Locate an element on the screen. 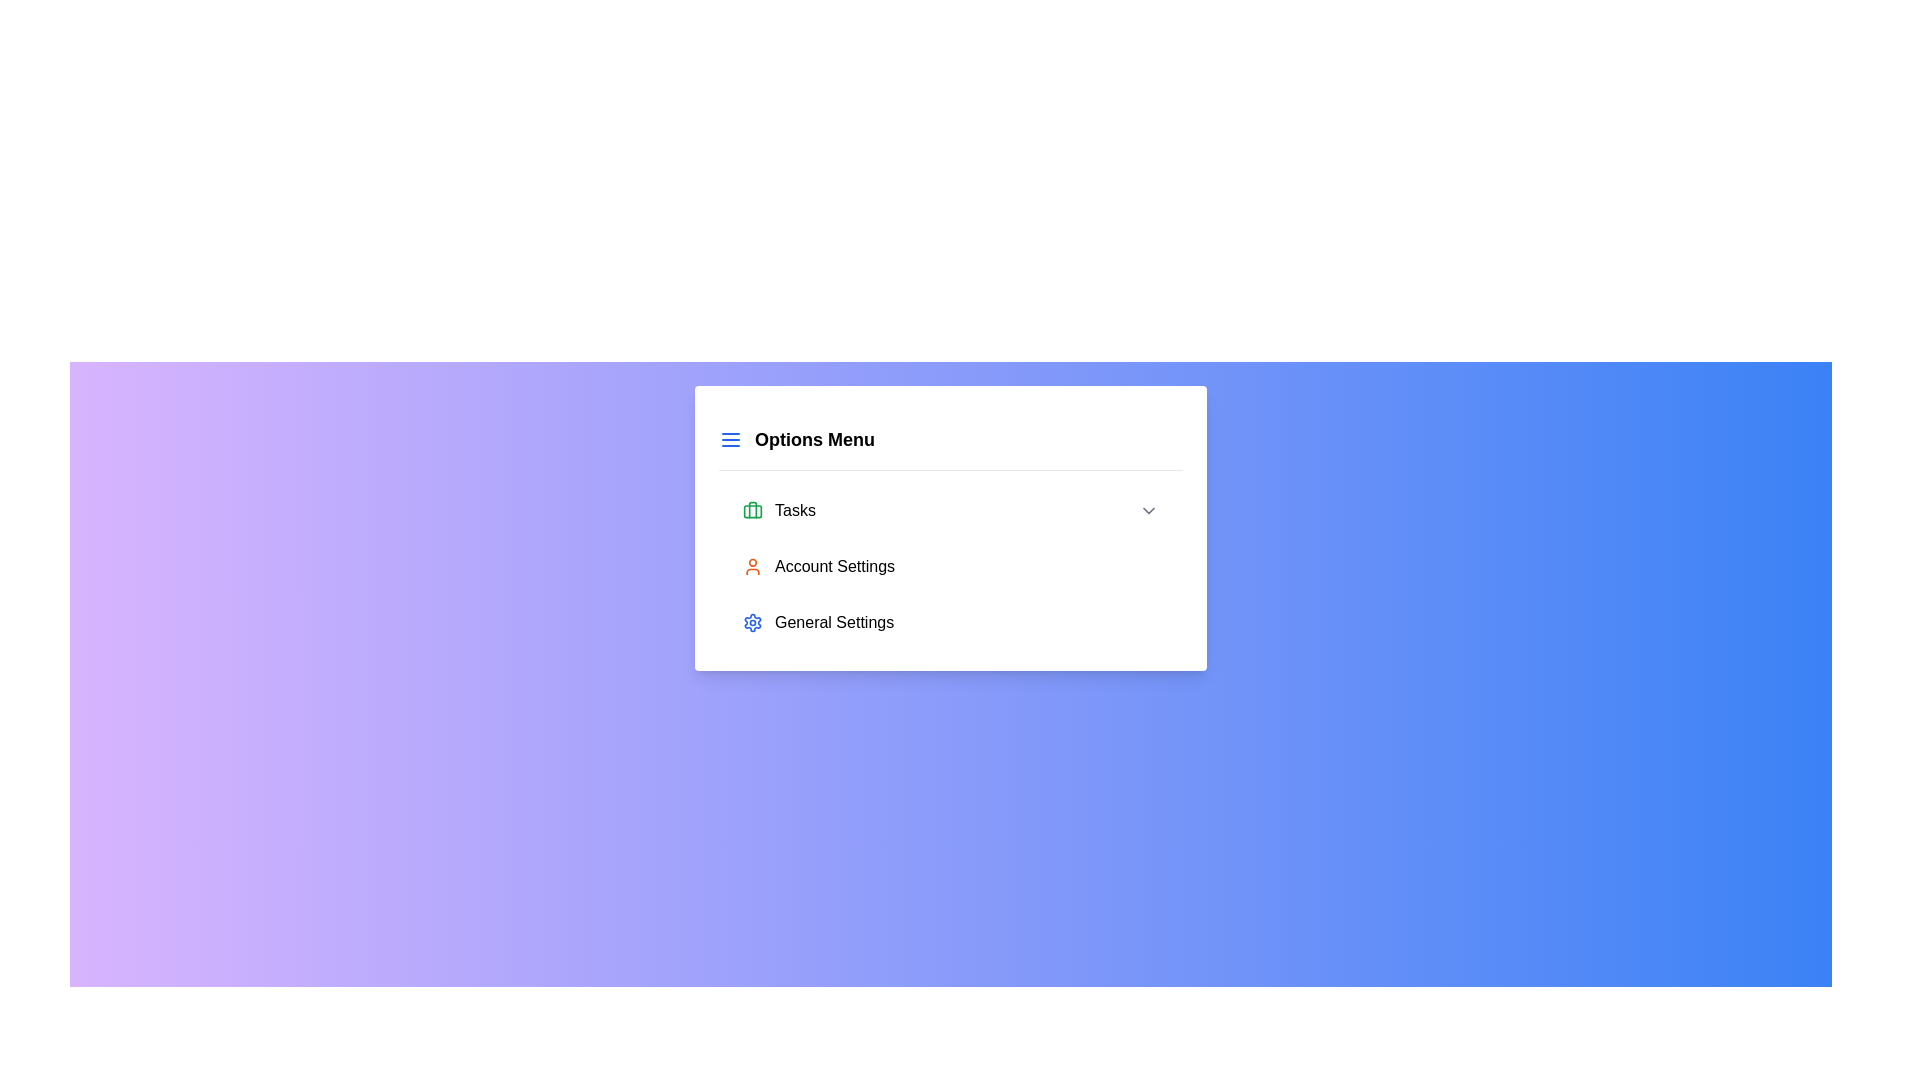 Image resolution: width=1920 pixels, height=1080 pixels. the settings icon, which is a small blue gear-shaped icon located in the upper-right corner of the settings options menu is located at coordinates (752, 622).